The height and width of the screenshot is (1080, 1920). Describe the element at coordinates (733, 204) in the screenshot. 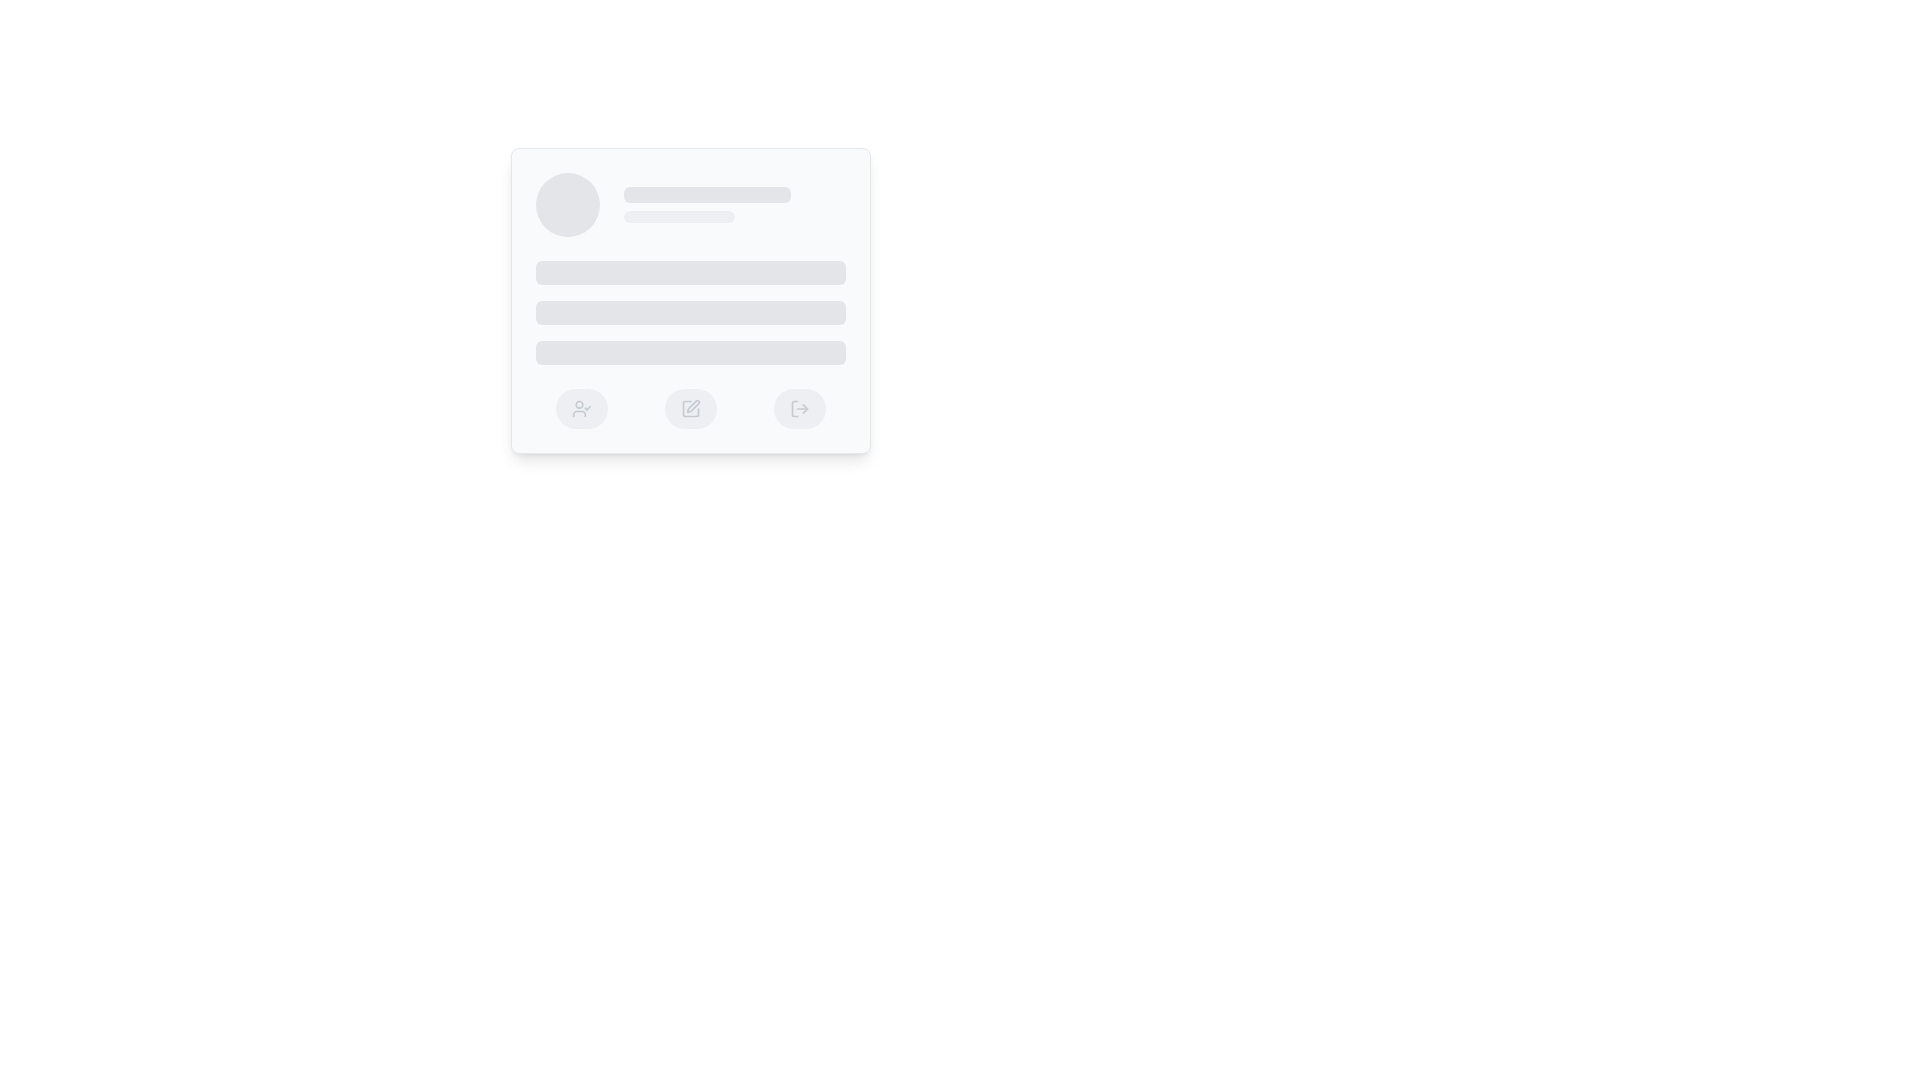

I see `the Loading Placeholder, which indicates loading content within a card or profile layout, located to the right of a circular profile picture placeholder and above smaller rectangular placeholders` at that location.